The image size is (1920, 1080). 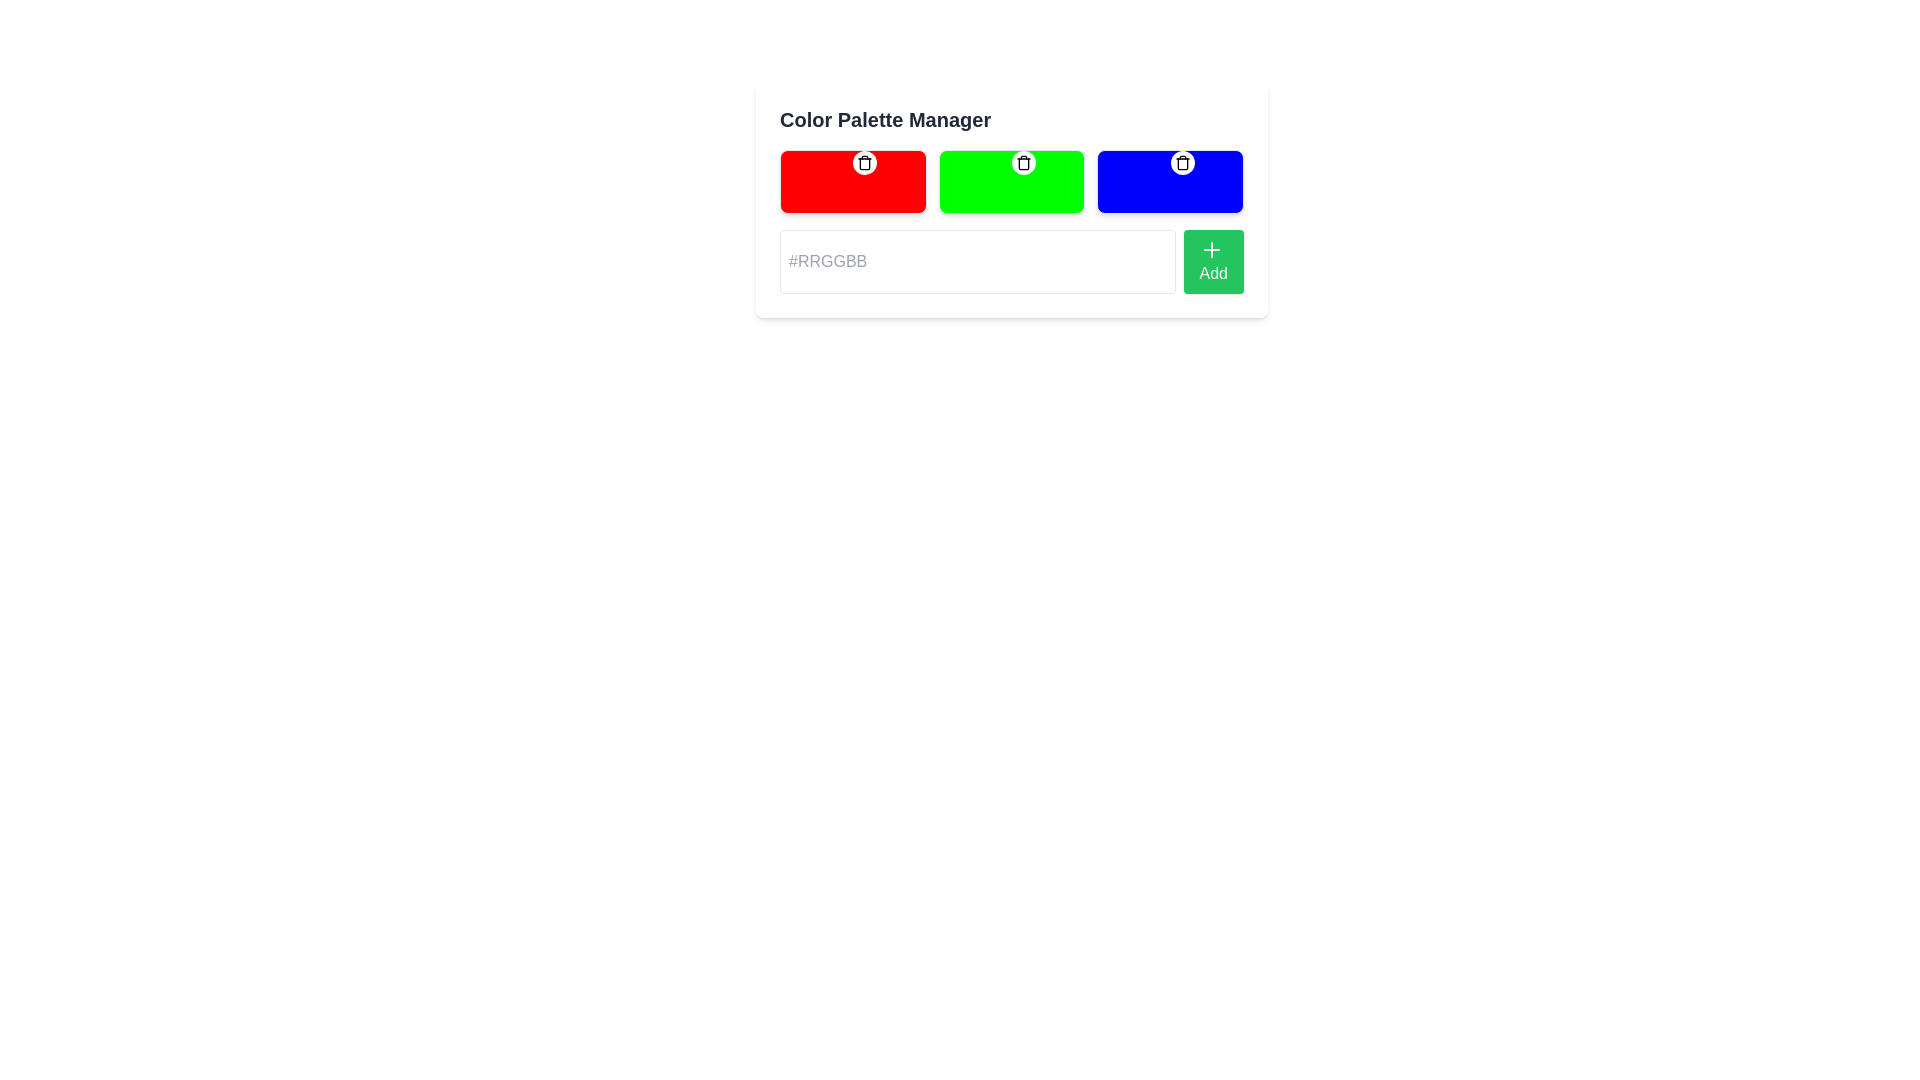 I want to click on the bright green color display card with a delete button, which is the second item in a grid of three colored rectangles, so click(x=1012, y=181).